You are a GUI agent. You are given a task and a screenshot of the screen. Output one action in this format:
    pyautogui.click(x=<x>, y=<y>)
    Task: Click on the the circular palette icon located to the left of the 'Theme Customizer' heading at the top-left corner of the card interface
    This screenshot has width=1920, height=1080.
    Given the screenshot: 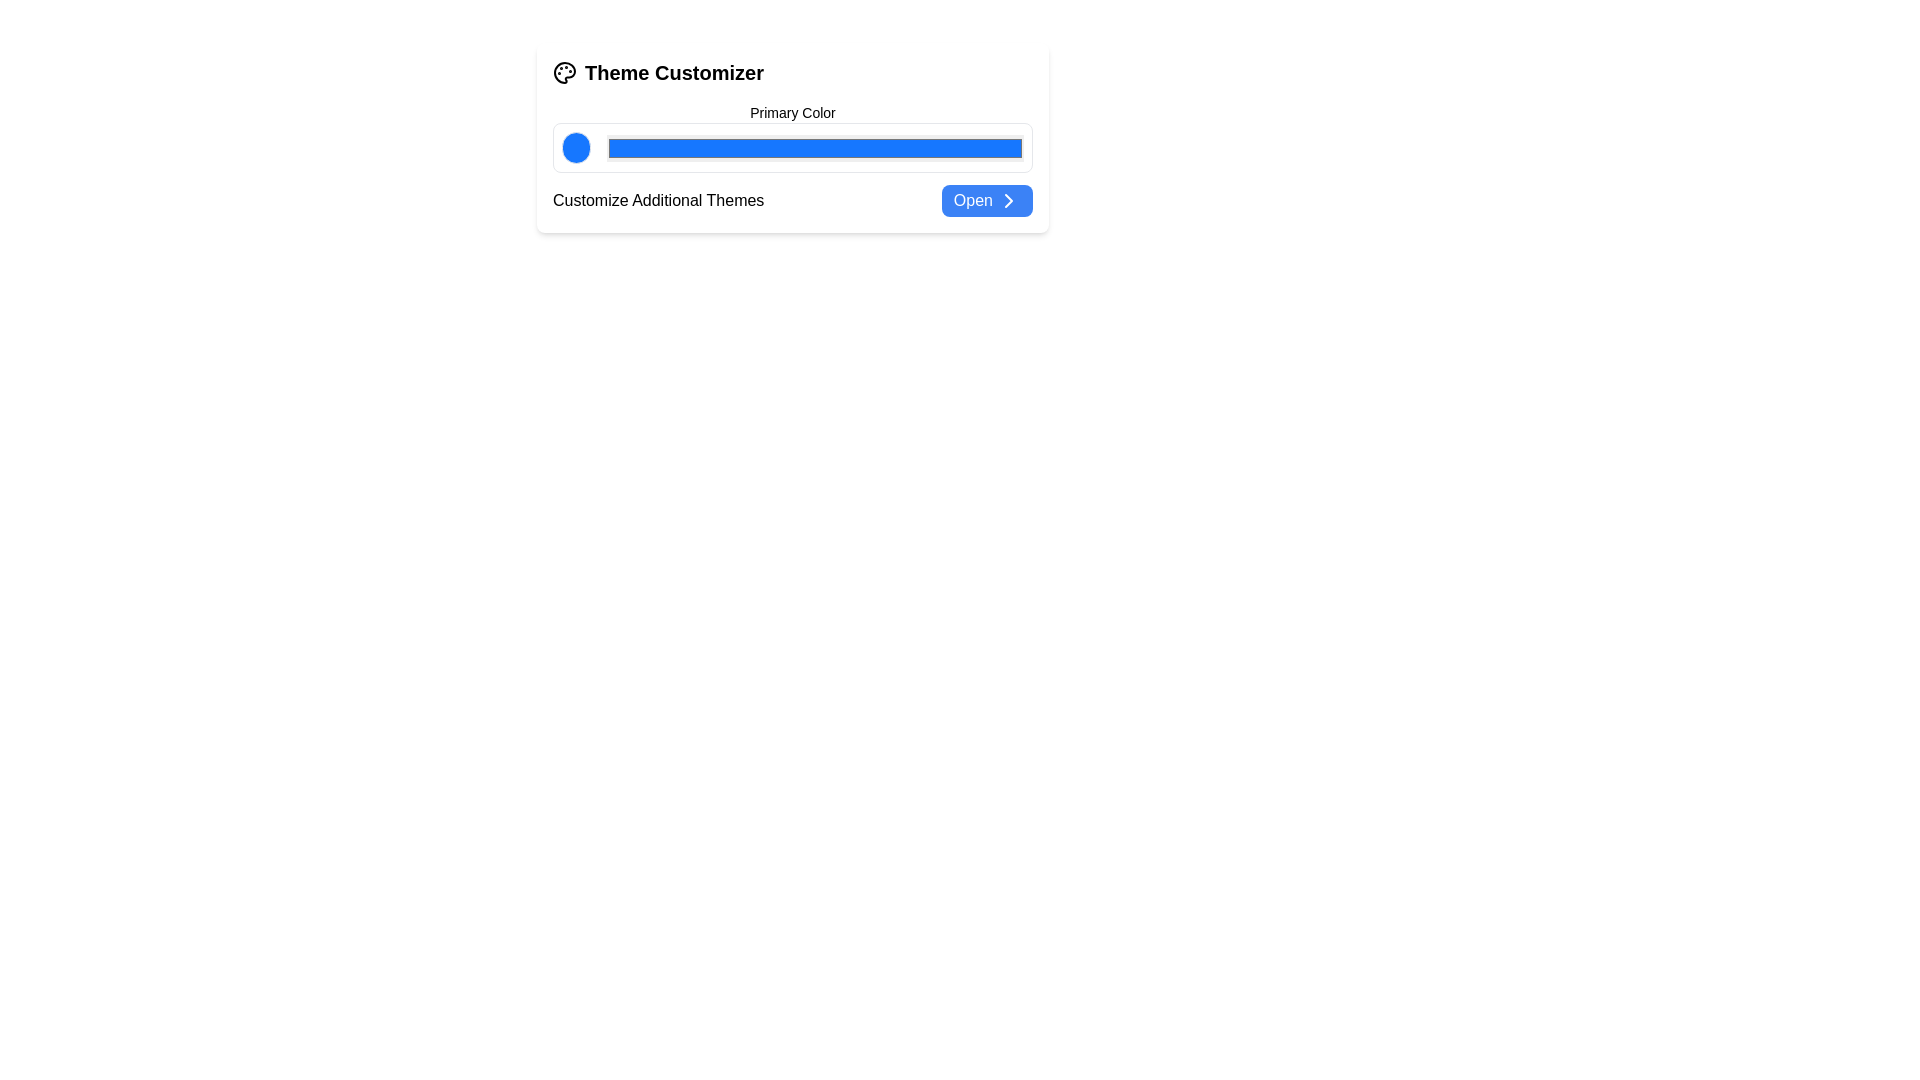 What is the action you would take?
    pyautogui.click(x=564, y=72)
    